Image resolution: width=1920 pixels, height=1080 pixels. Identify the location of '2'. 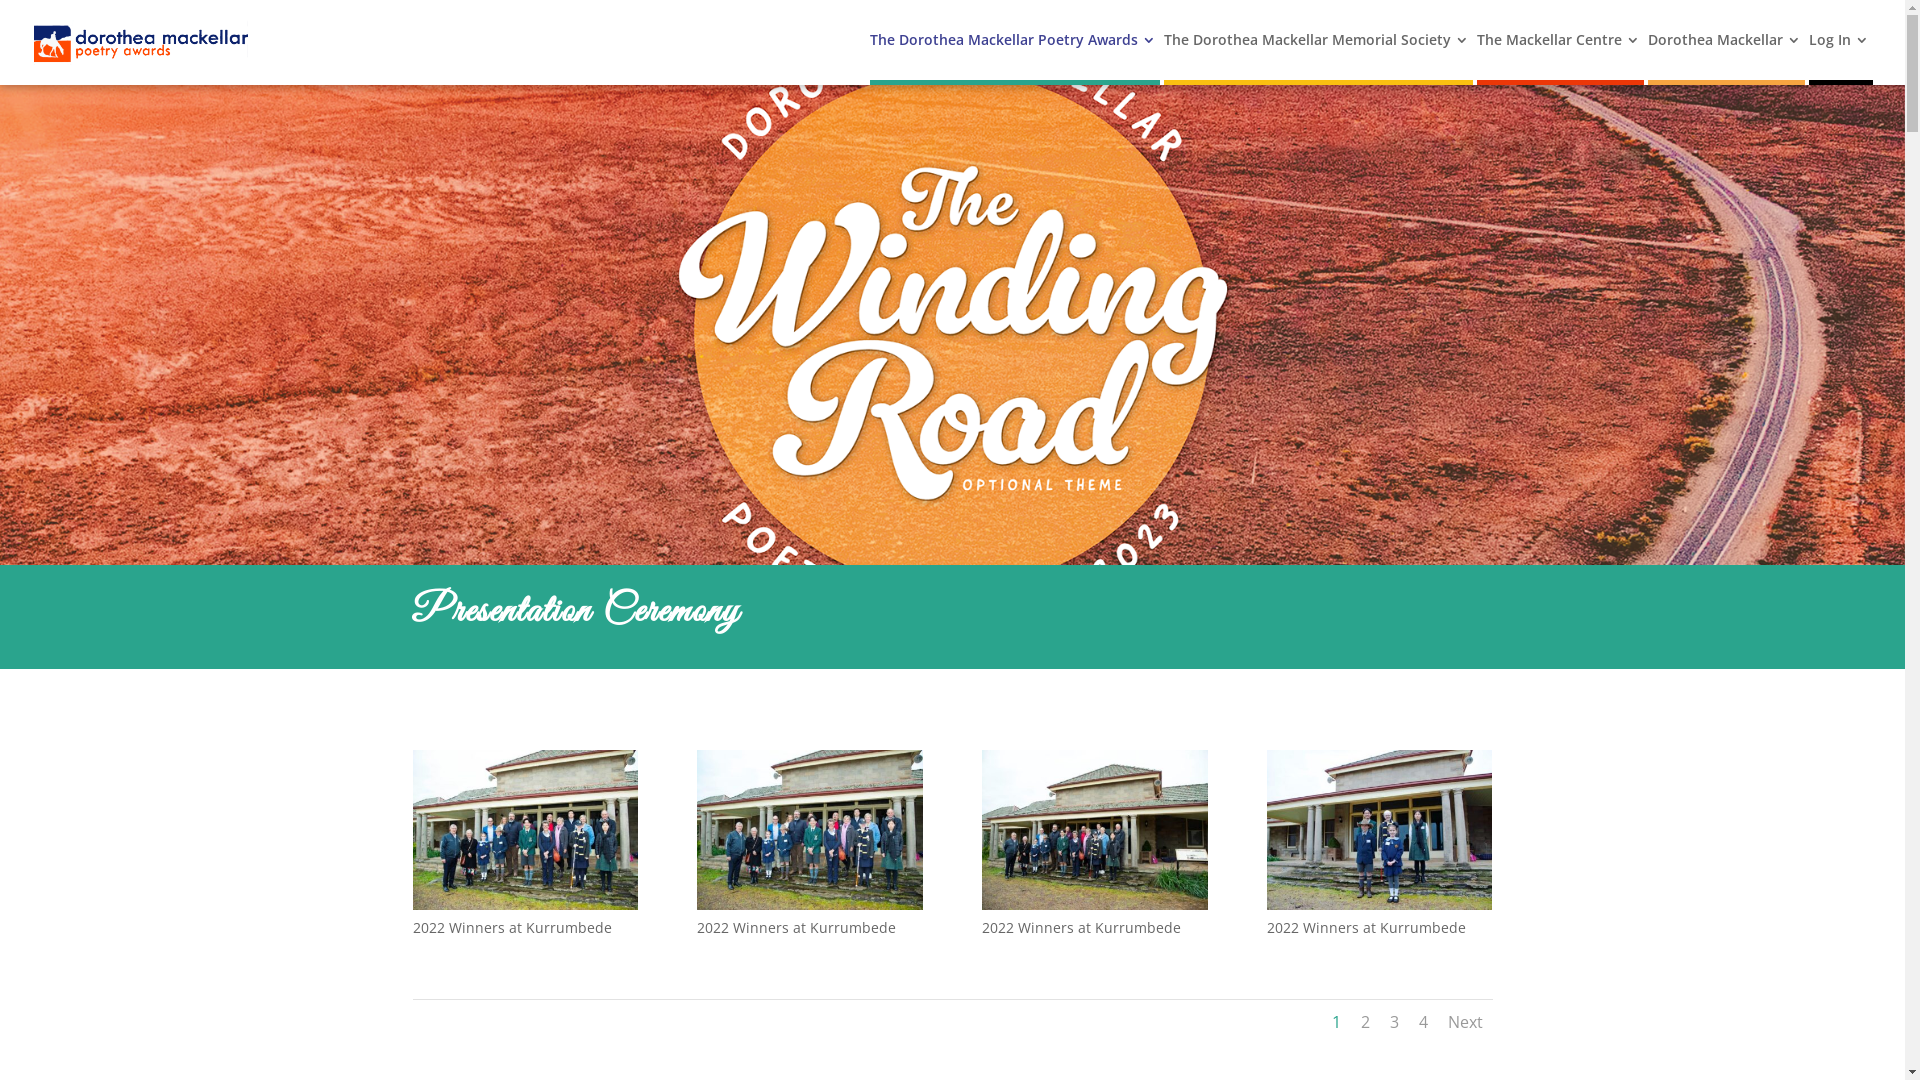
(1363, 1022).